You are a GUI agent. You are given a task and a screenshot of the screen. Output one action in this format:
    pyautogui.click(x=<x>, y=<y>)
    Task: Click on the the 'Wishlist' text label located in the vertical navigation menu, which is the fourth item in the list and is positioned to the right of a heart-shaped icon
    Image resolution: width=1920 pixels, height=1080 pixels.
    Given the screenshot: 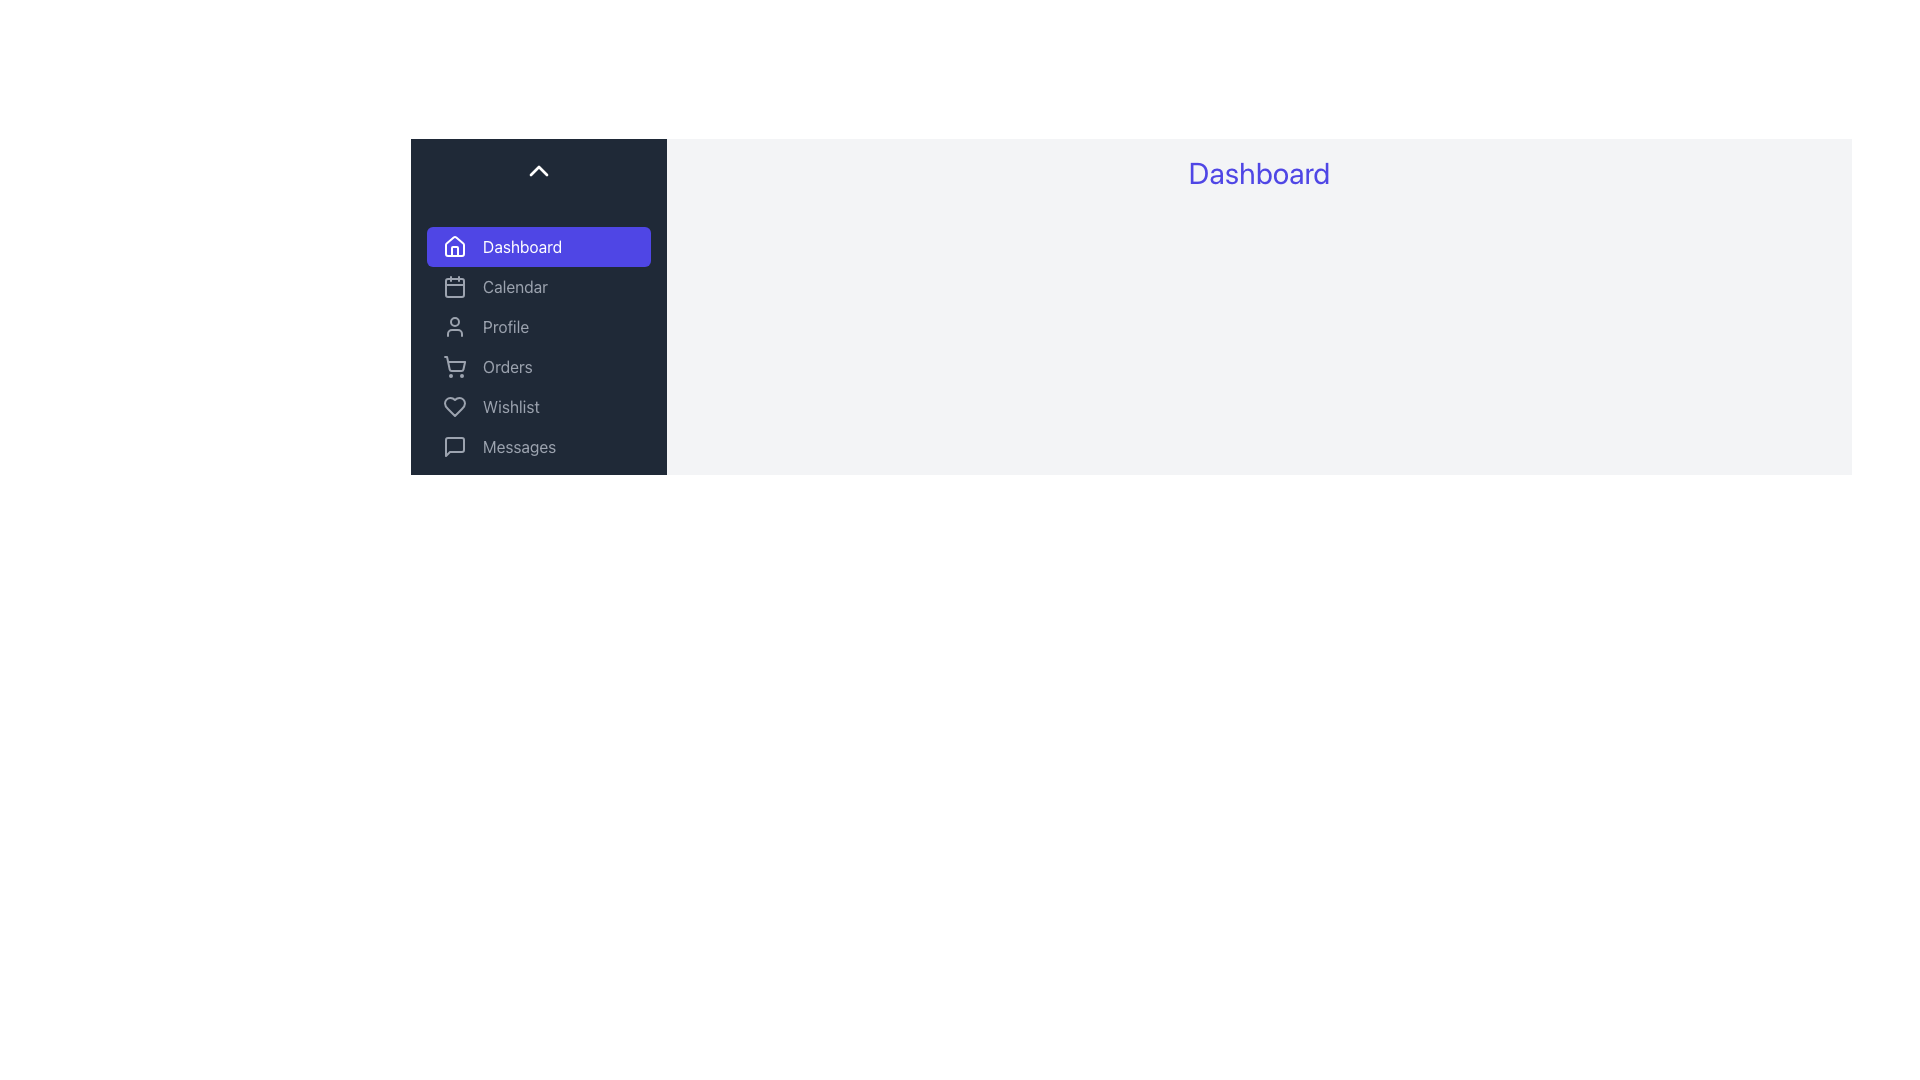 What is the action you would take?
    pyautogui.click(x=511, y=406)
    